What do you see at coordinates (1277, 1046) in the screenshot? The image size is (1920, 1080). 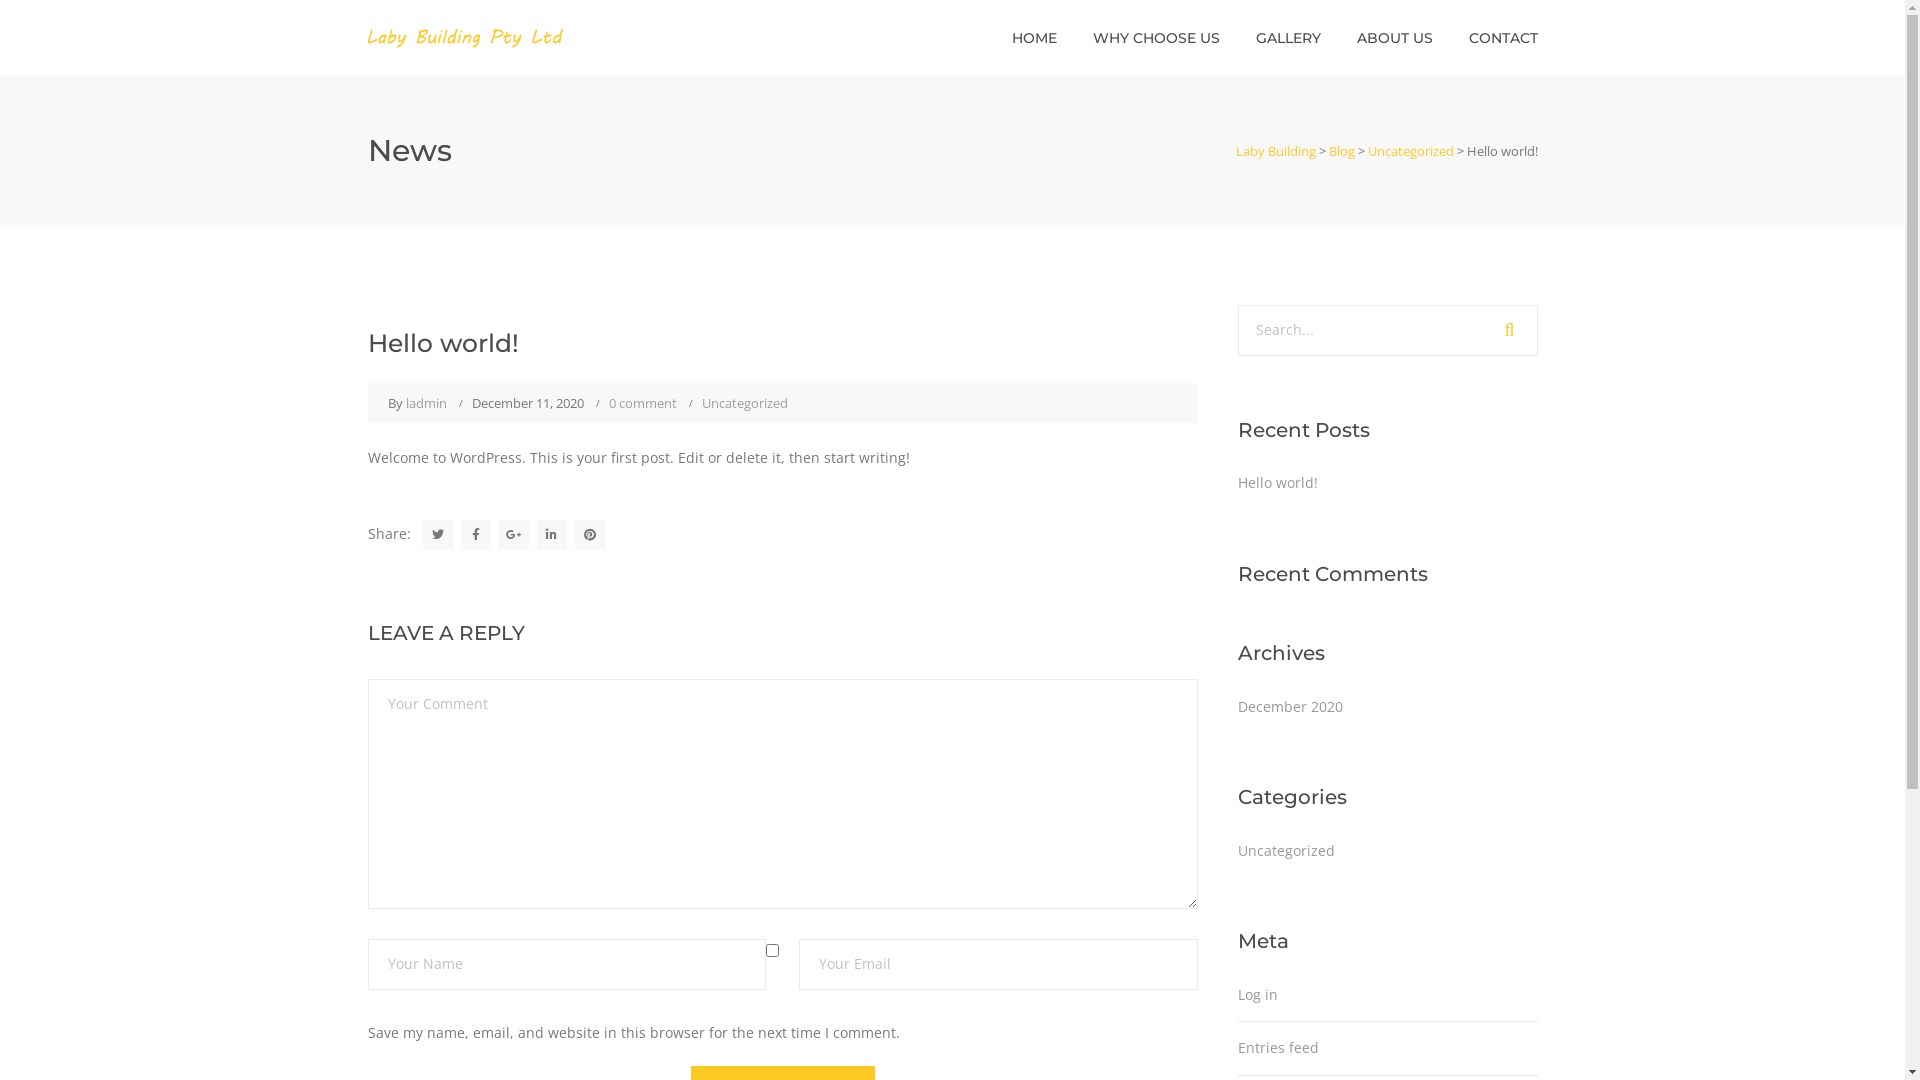 I see `'Entries feed'` at bounding box center [1277, 1046].